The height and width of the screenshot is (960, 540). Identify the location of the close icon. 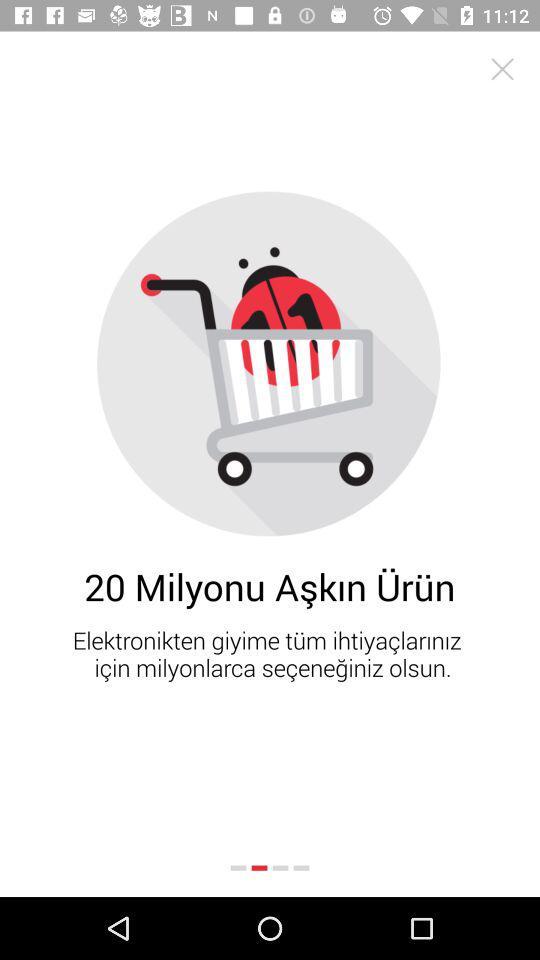
(501, 69).